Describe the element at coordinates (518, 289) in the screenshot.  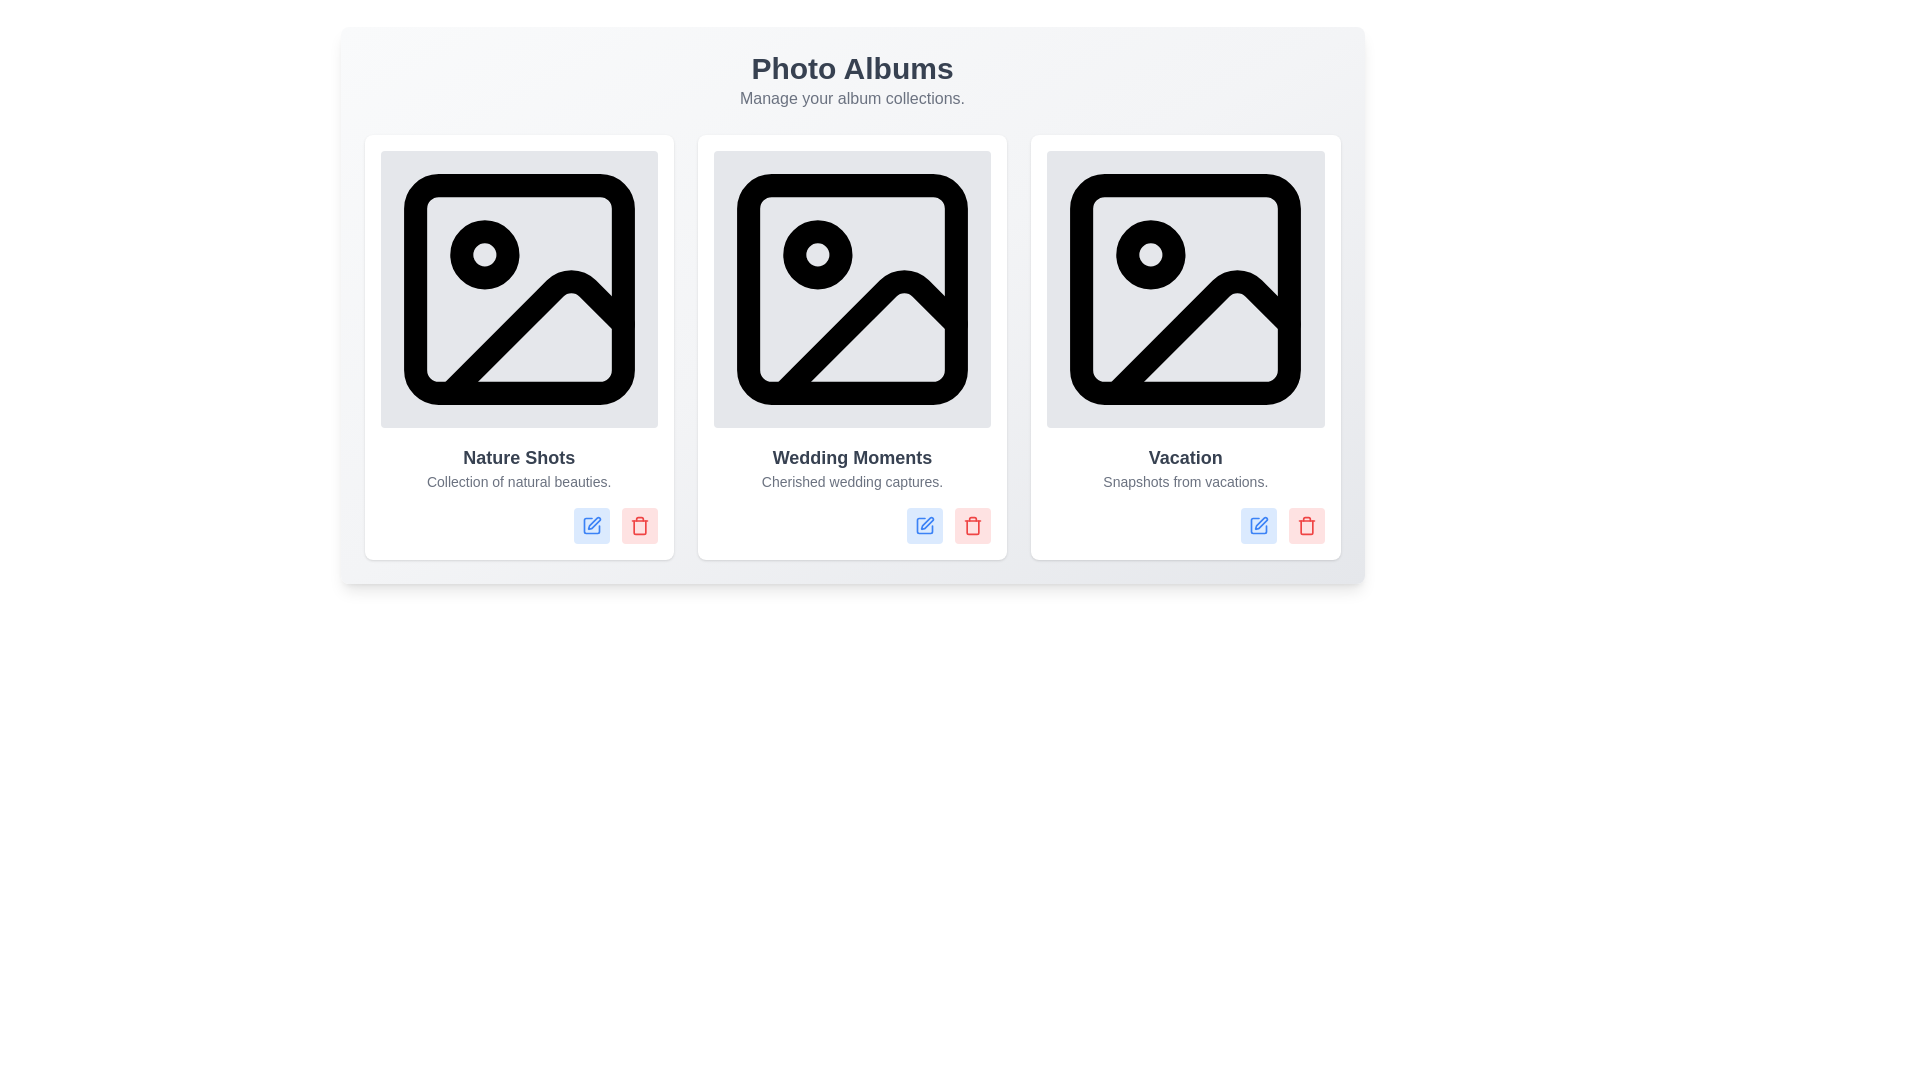
I see `the album cover image to view it` at that location.